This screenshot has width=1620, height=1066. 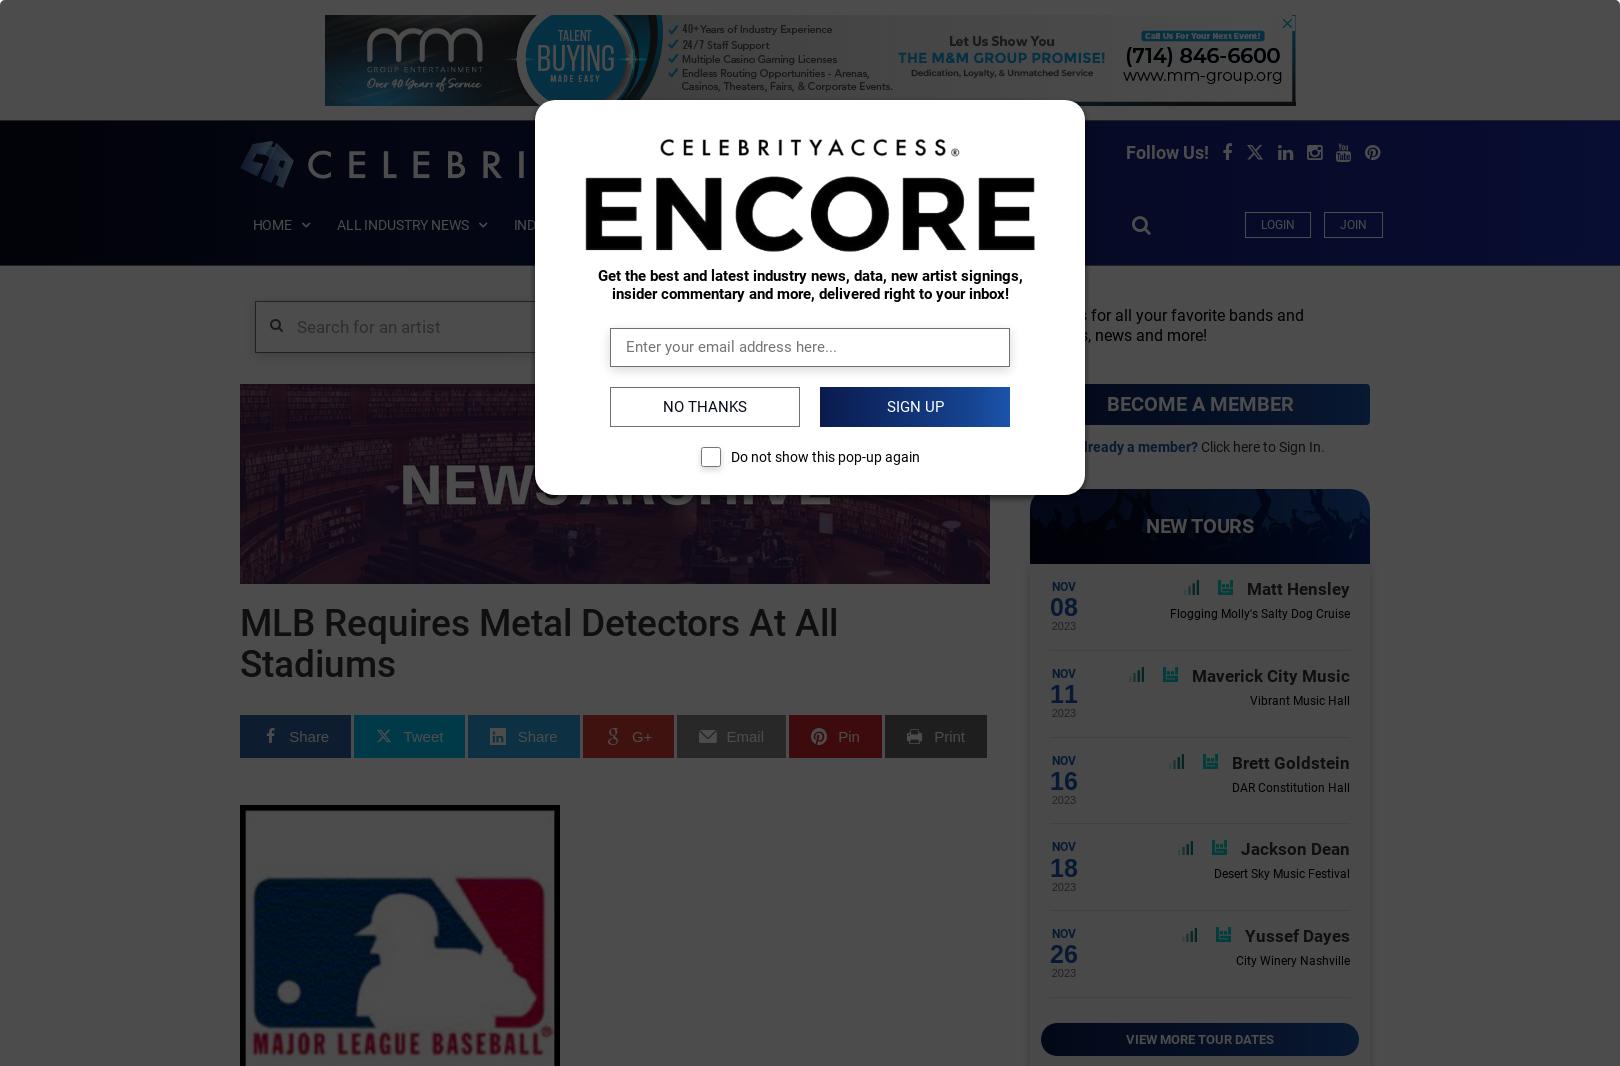 I want to click on 'Industry Insider', so click(x=572, y=224).